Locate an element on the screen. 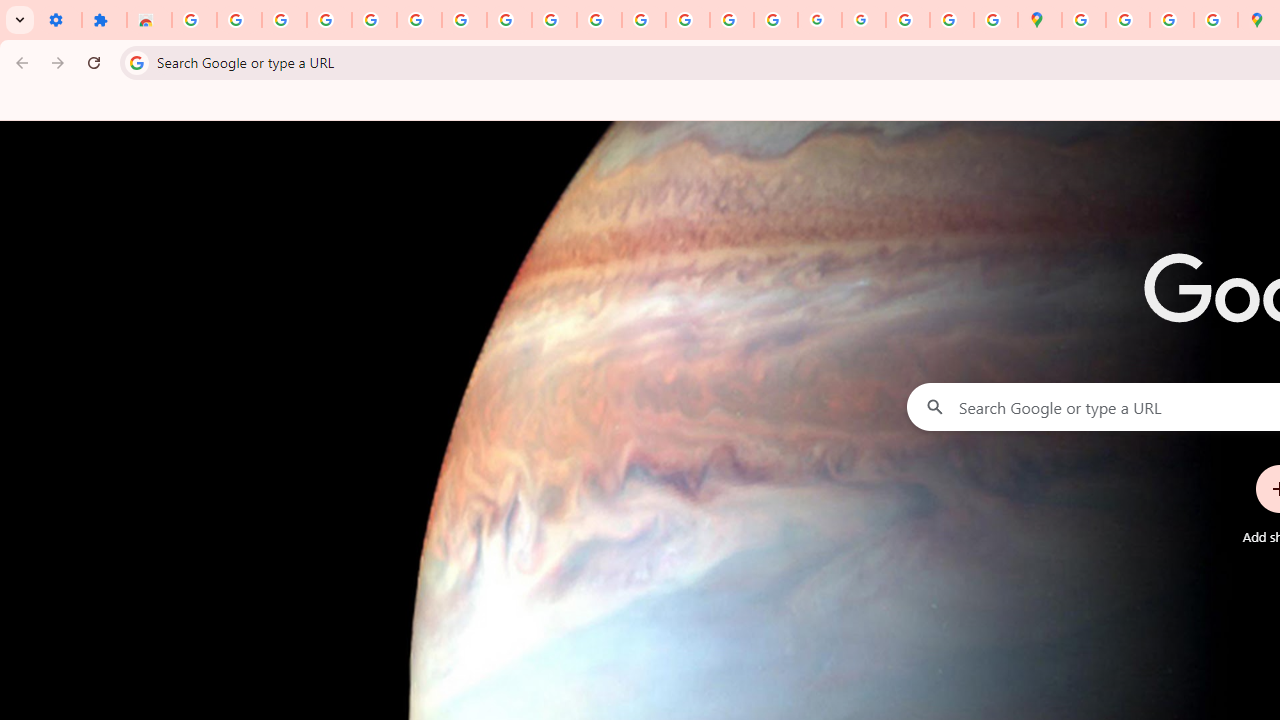 This screenshot has height=720, width=1280. 'Google Maps' is located at coordinates (1040, 20).